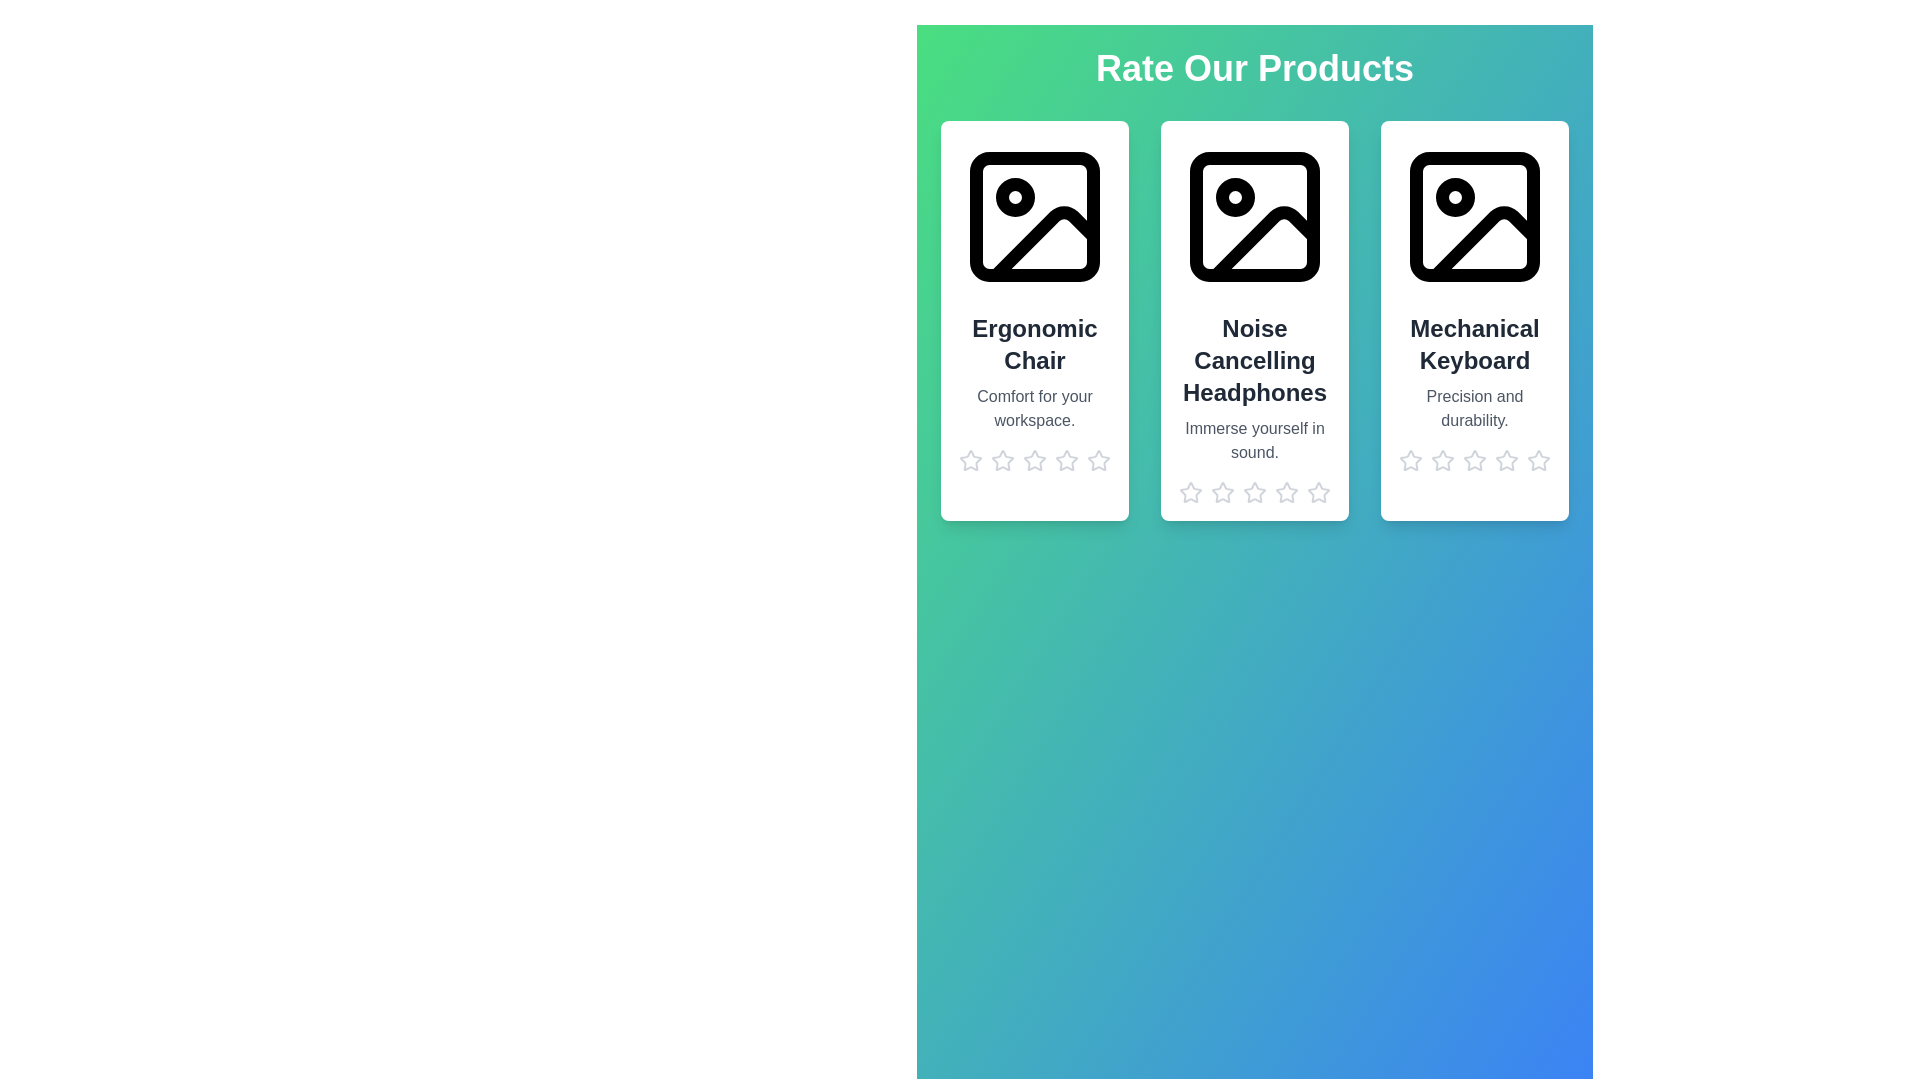  Describe the element at coordinates (1035, 319) in the screenshot. I see `the product card to view its details` at that location.